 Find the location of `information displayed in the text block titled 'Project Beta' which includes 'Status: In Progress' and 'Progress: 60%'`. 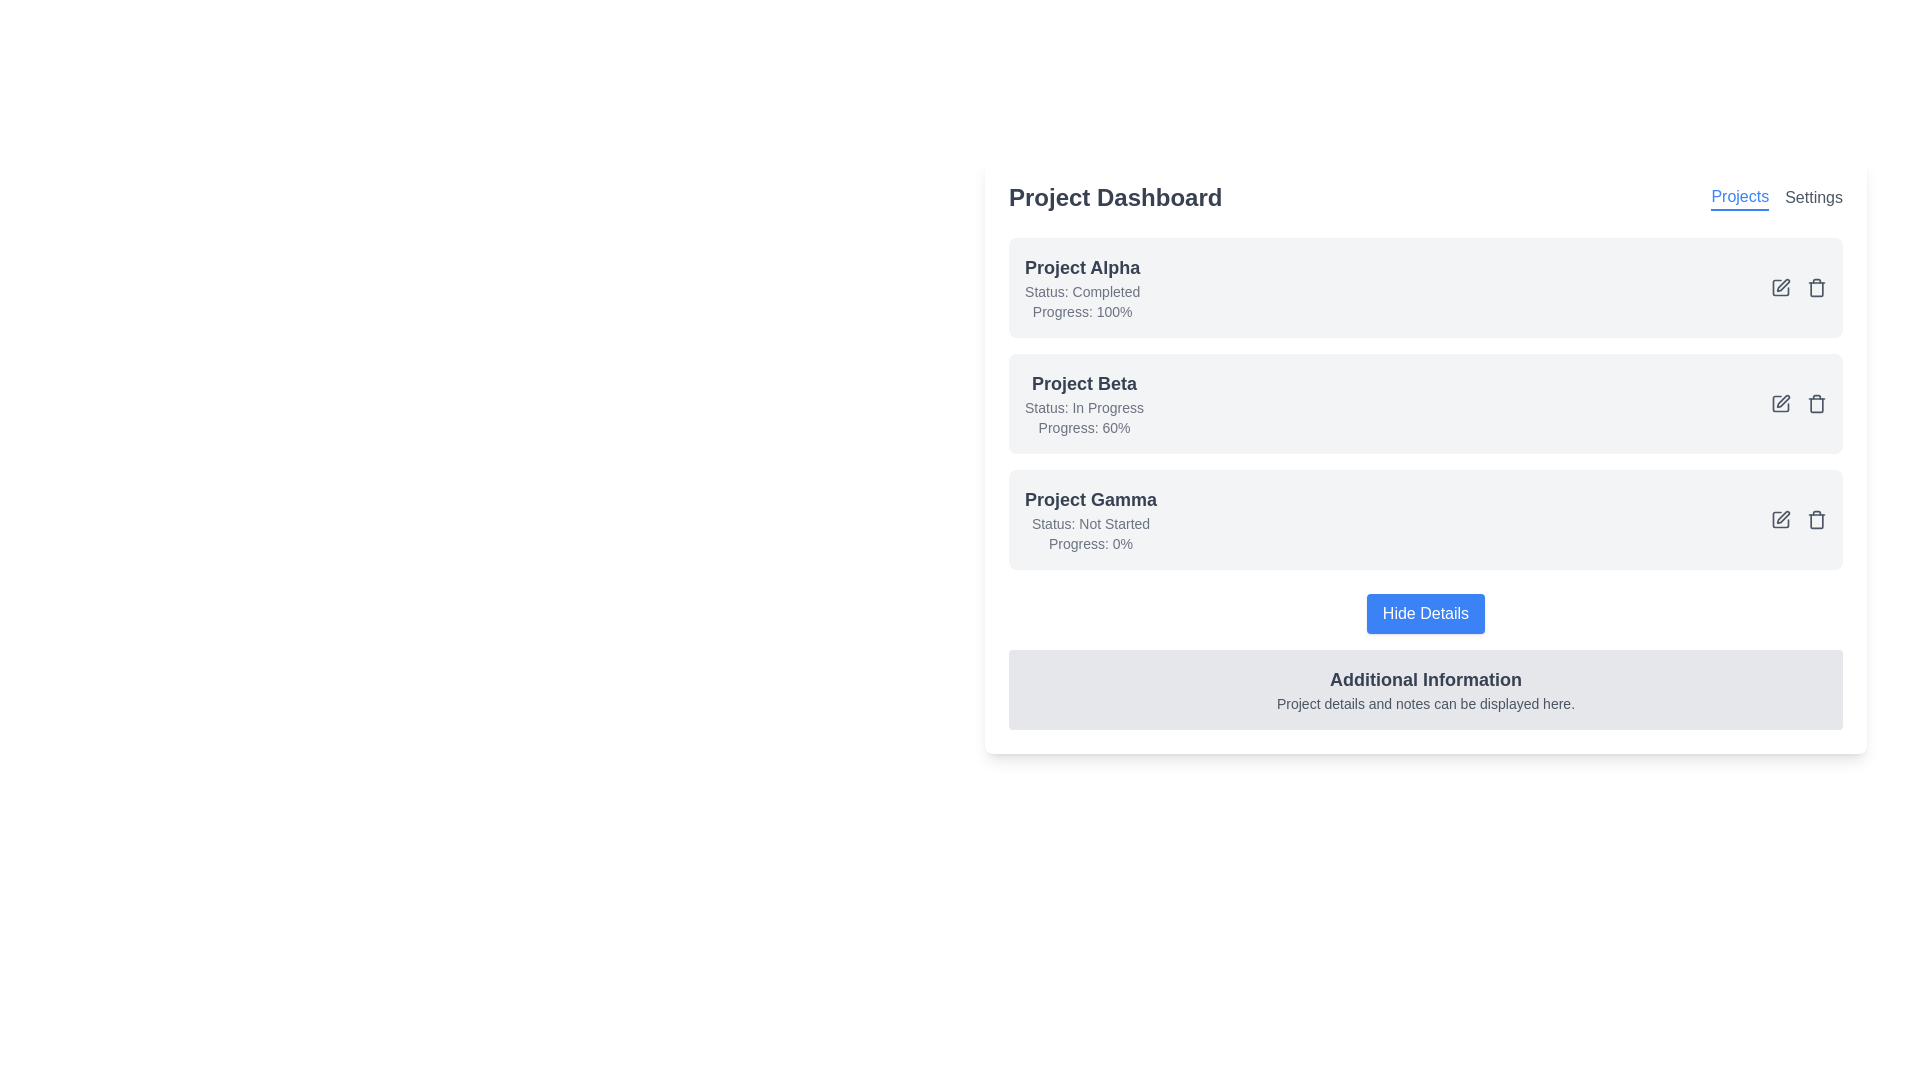

information displayed in the text block titled 'Project Beta' which includes 'Status: In Progress' and 'Progress: 60%' is located at coordinates (1083, 404).